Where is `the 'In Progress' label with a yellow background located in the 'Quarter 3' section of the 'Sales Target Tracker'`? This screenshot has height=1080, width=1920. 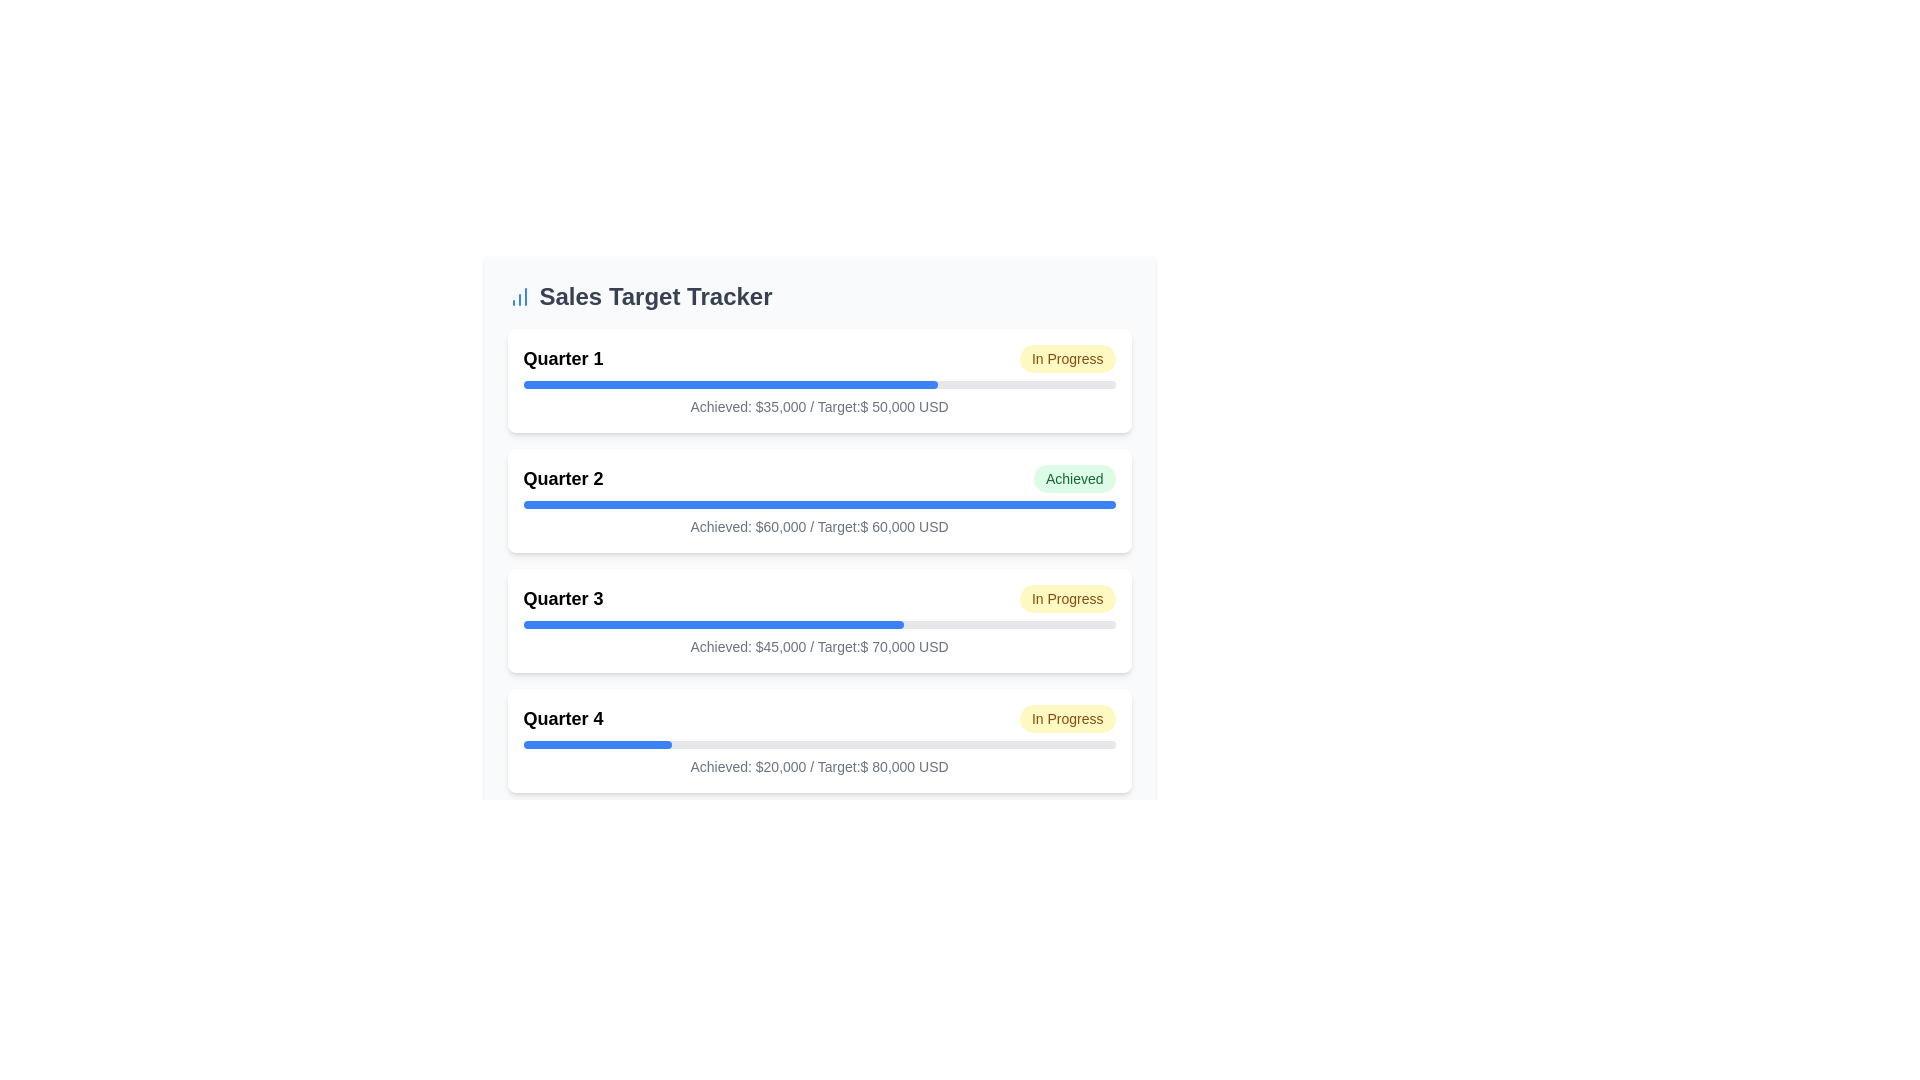
the 'In Progress' label with a yellow background located in the 'Quarter 3' section of the 'Sales Target Tracker' is located at coordinates (1066, 597).